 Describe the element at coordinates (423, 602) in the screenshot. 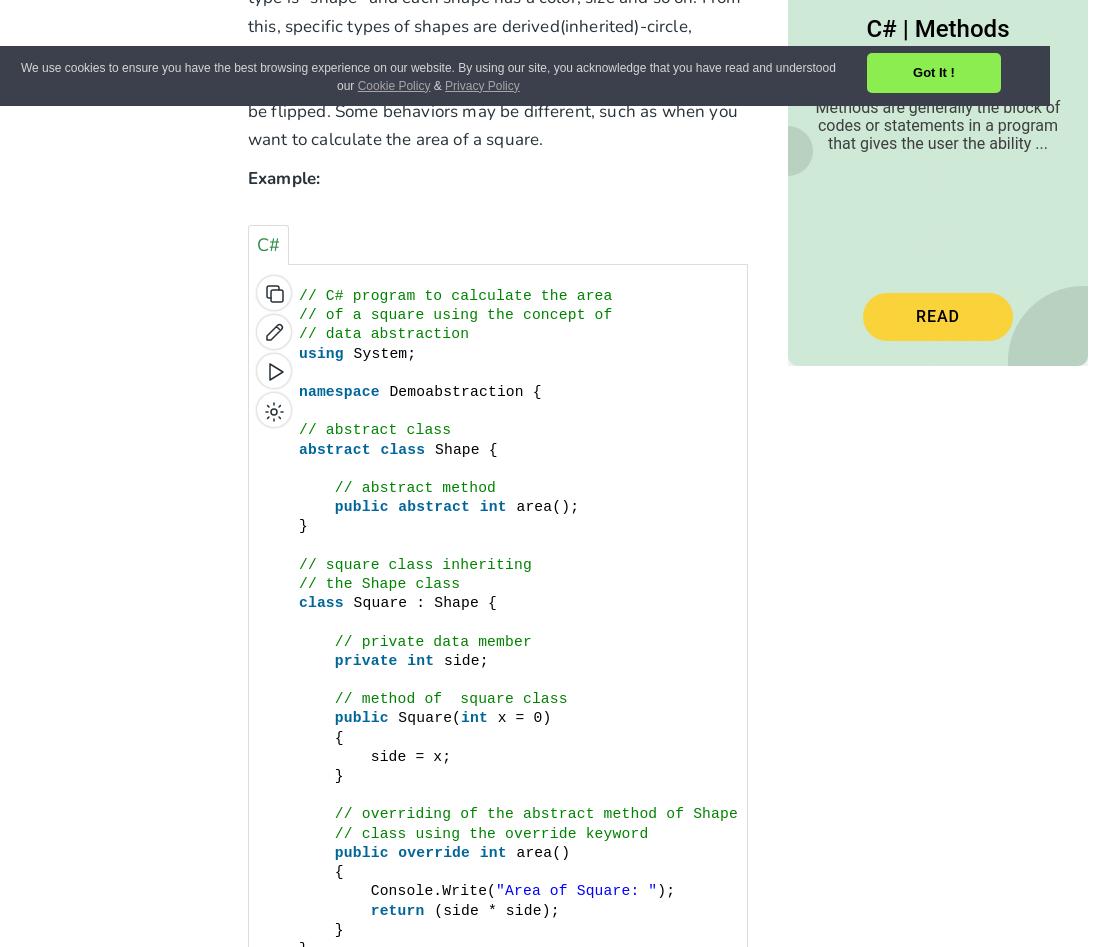

I see `'Square : Shape {'` at that location.